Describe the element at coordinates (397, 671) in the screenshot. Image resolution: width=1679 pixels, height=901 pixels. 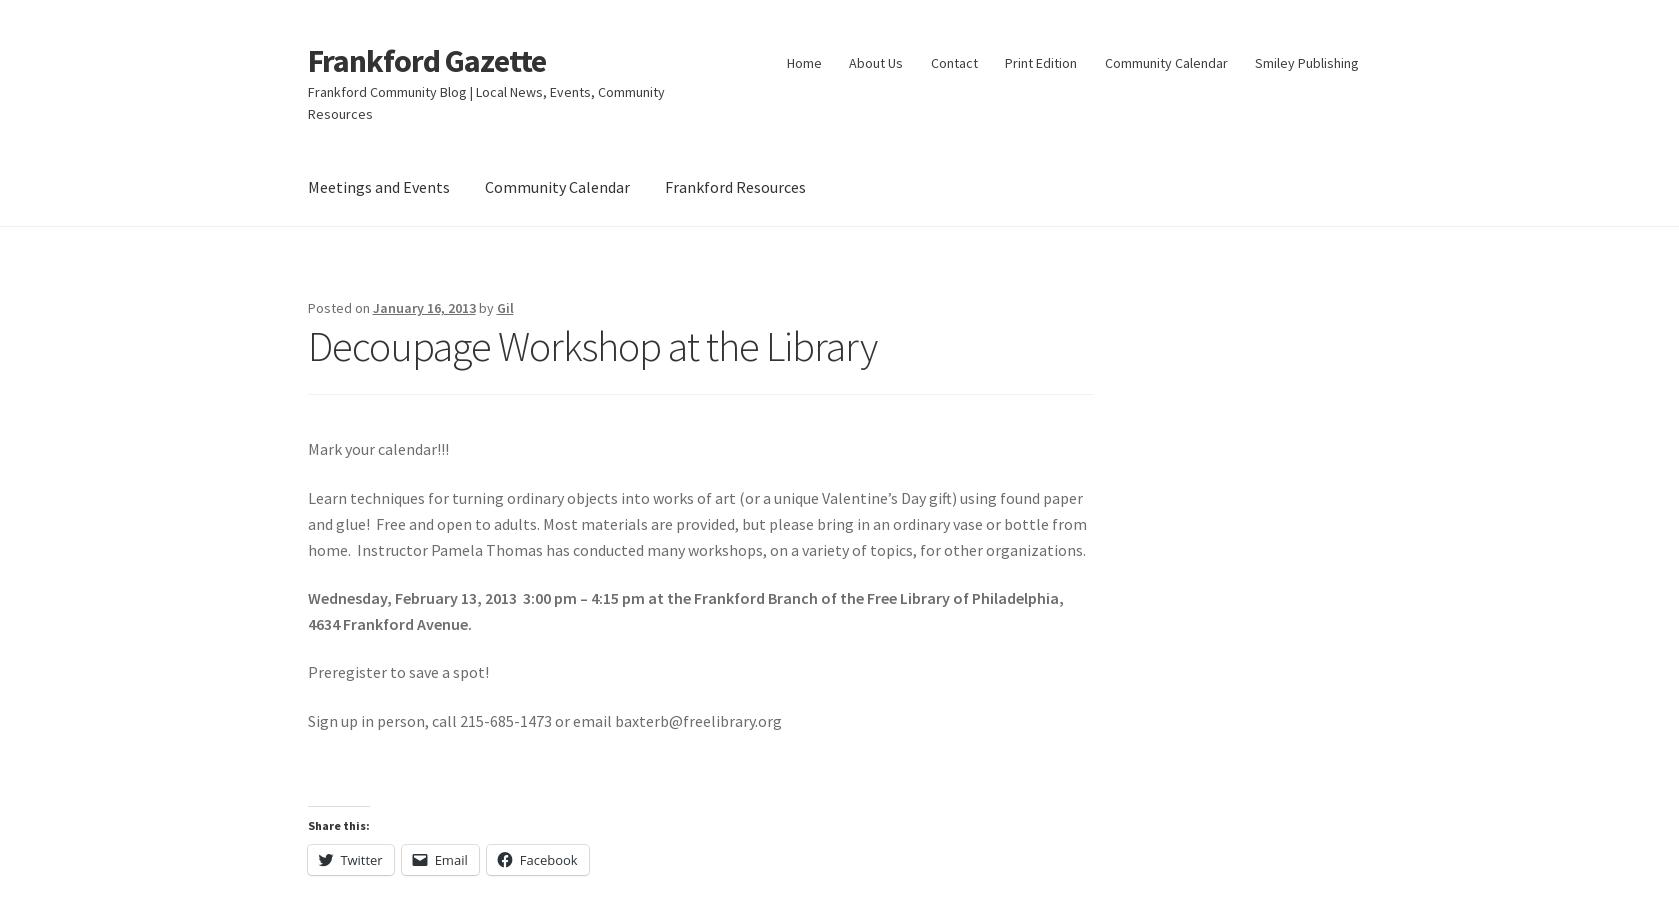
I see `'Preregister to save a spot!'` at that location.